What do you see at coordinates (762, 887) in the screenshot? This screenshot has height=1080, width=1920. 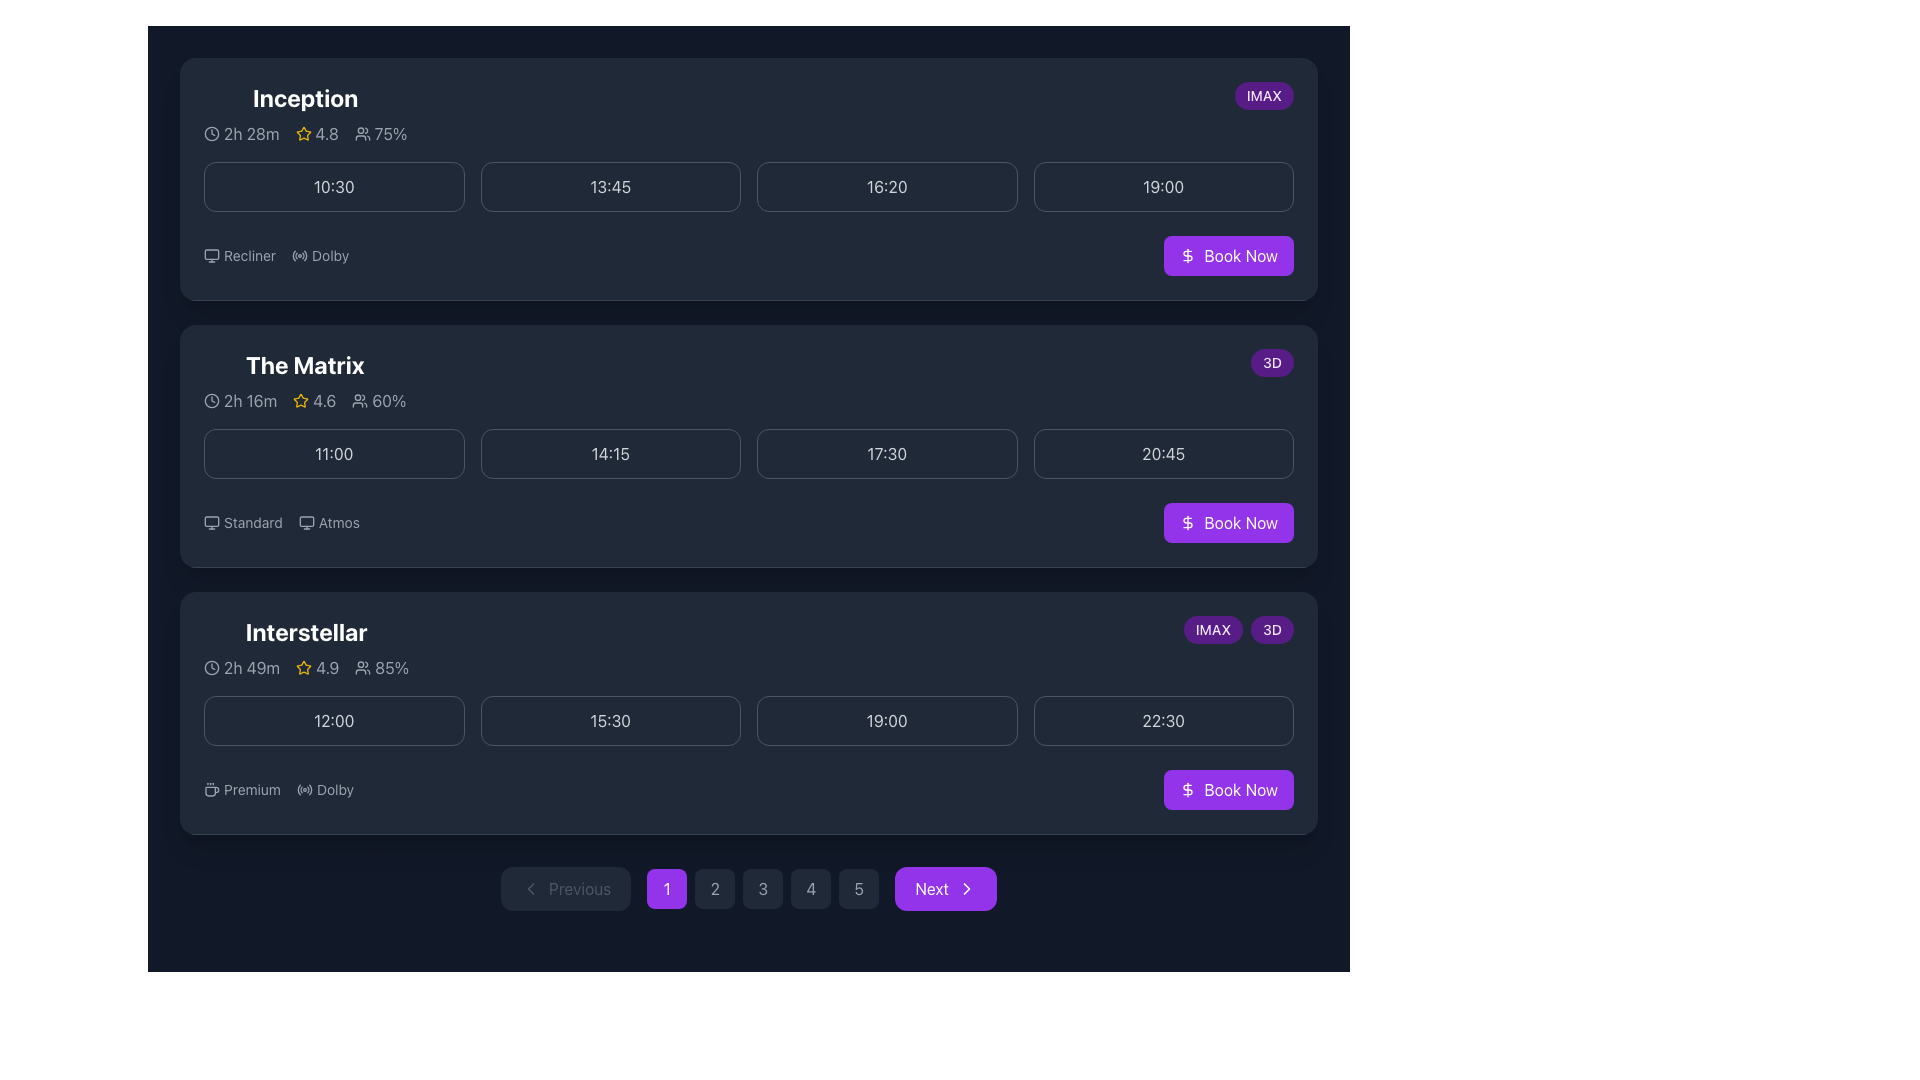 I see `the button labeled '3'` at bounding box center [762, 887].